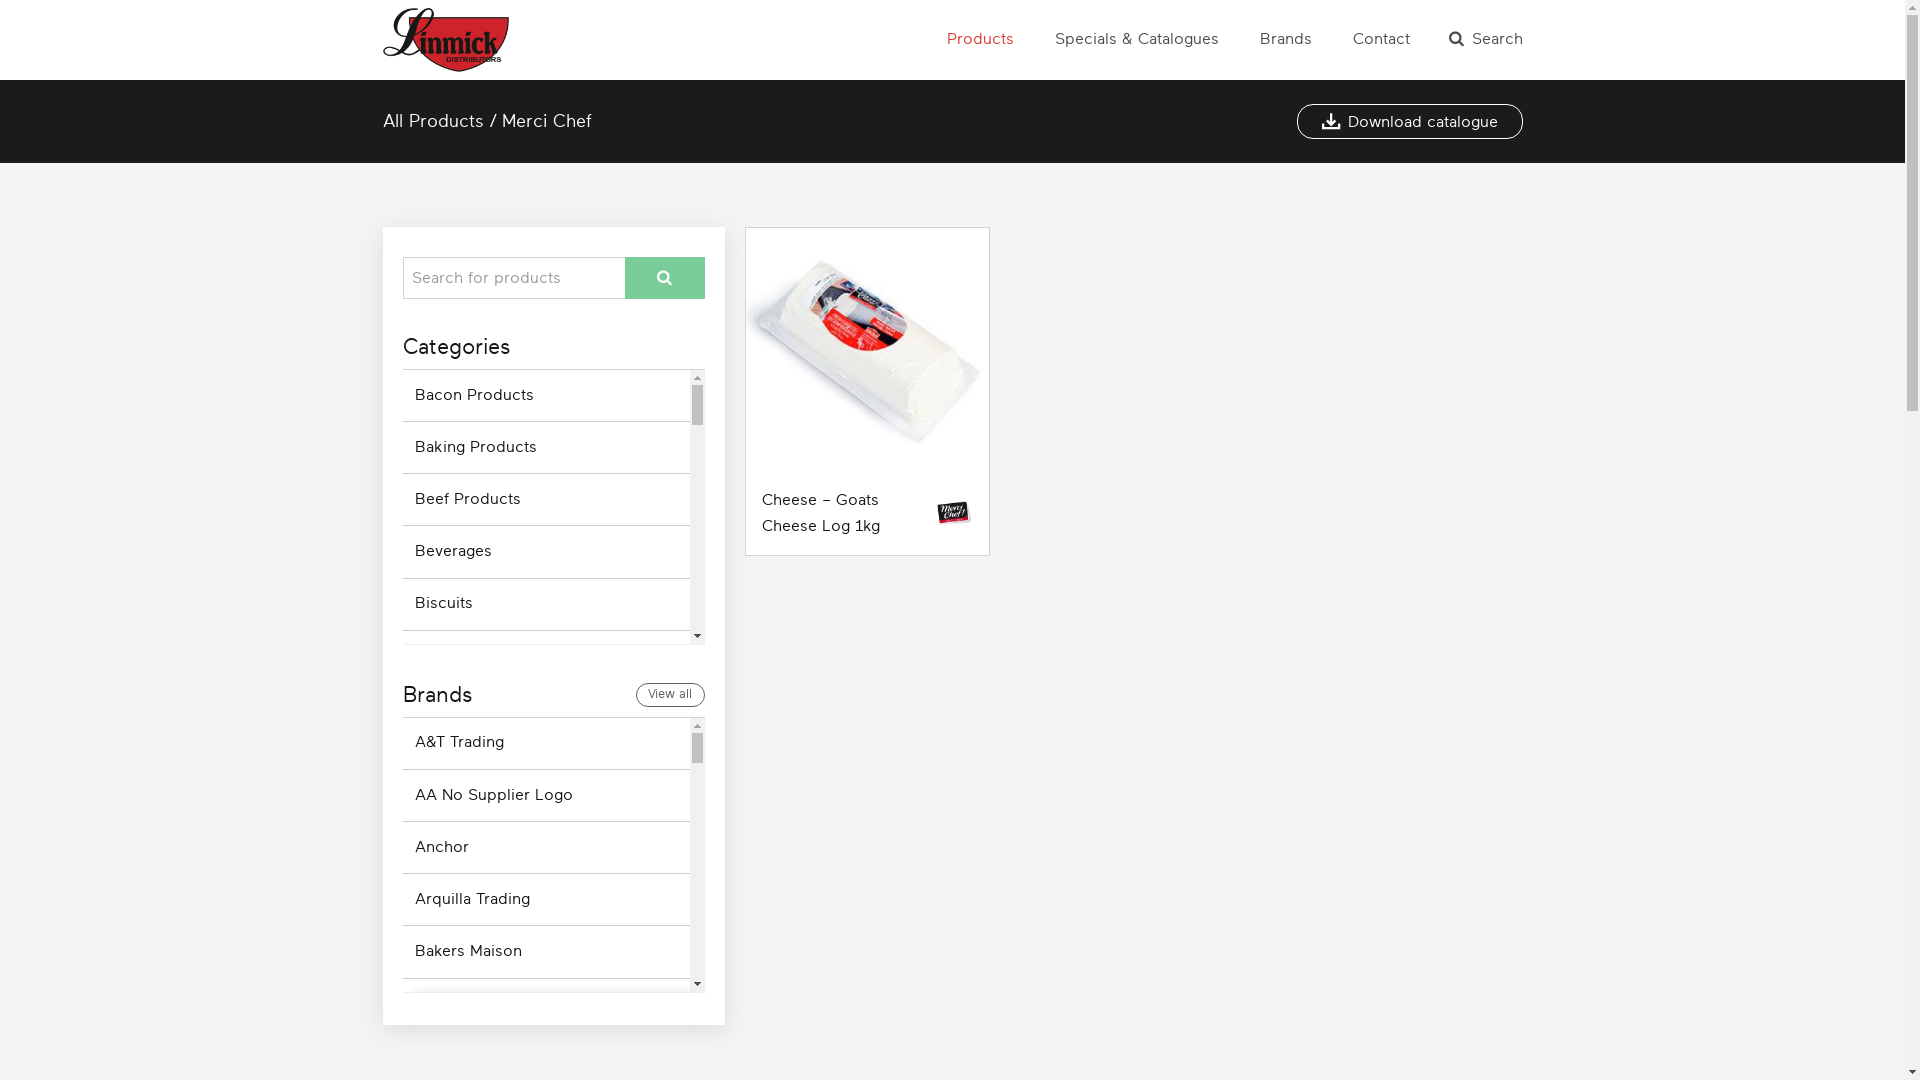 Image resolution: width=1920 pixels, height=1080 pixels. Describe the element at coordinates (545, 864) in the screenshot. I see `'Chicken & Poultry'` at that location.